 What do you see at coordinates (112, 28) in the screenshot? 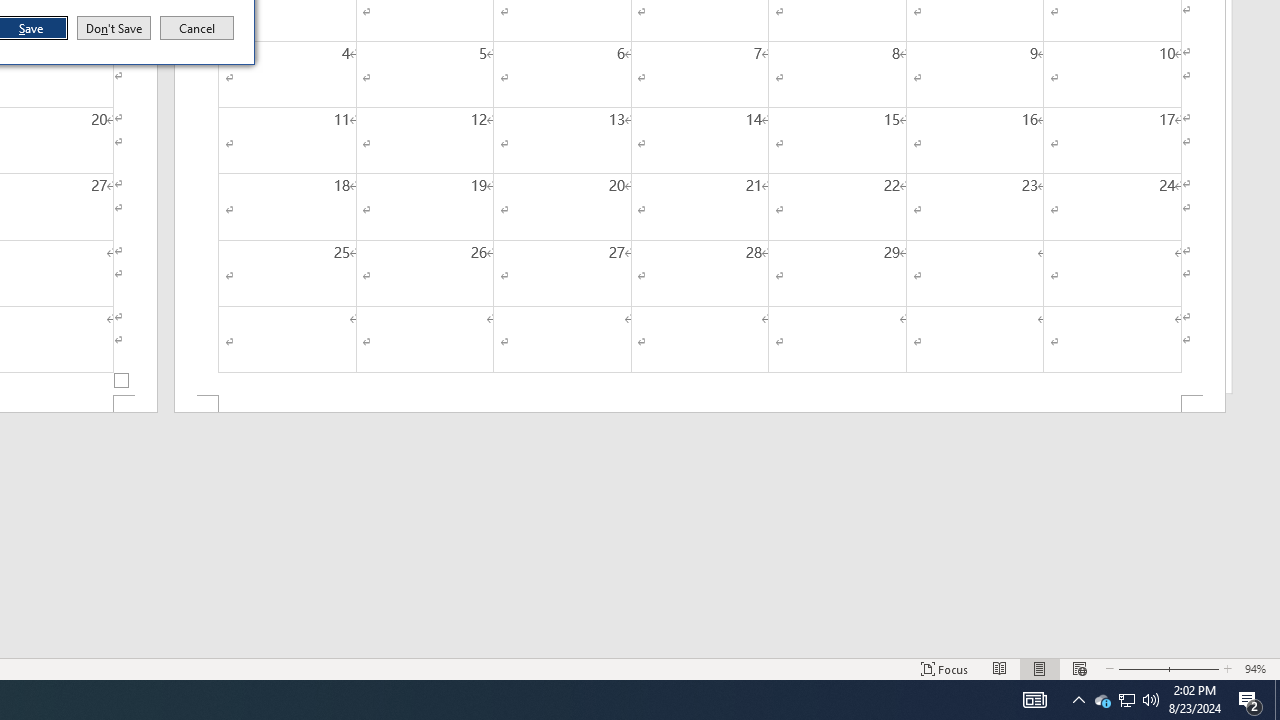
I see `'Don'` at bounding box center [112, 28].